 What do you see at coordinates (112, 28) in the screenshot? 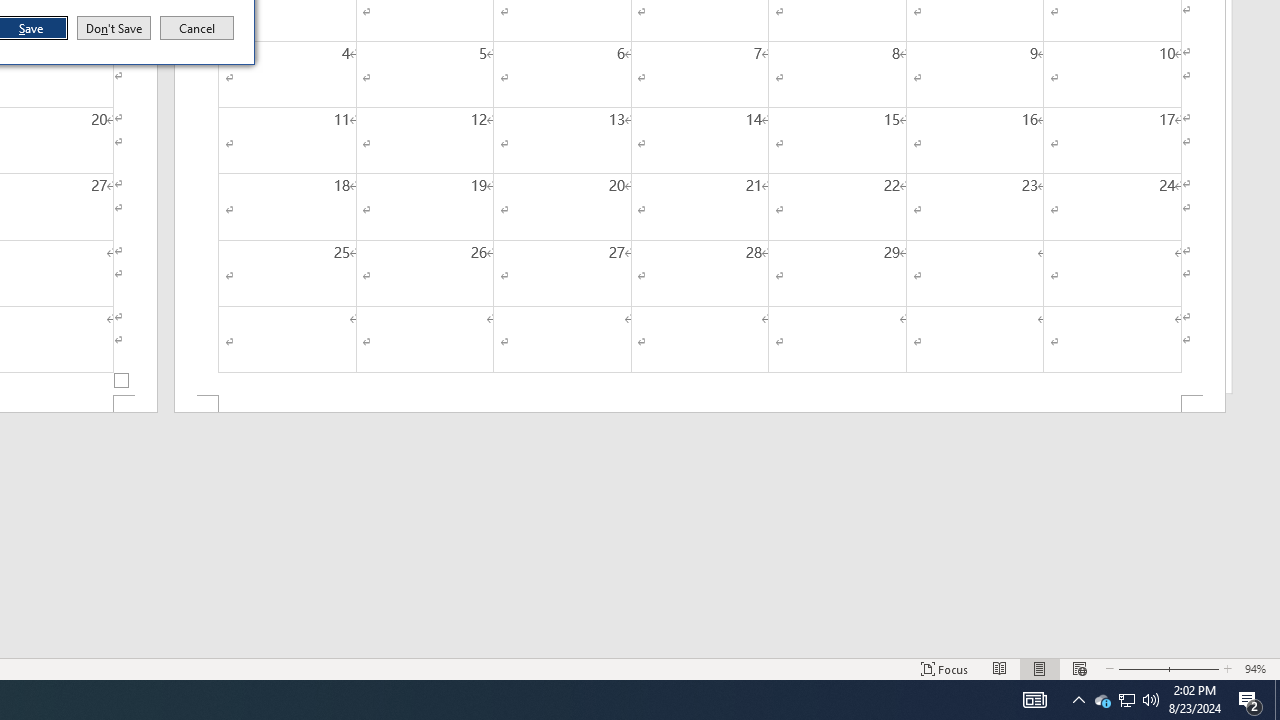
I see `'Don'` at bounding box center [112, 28].